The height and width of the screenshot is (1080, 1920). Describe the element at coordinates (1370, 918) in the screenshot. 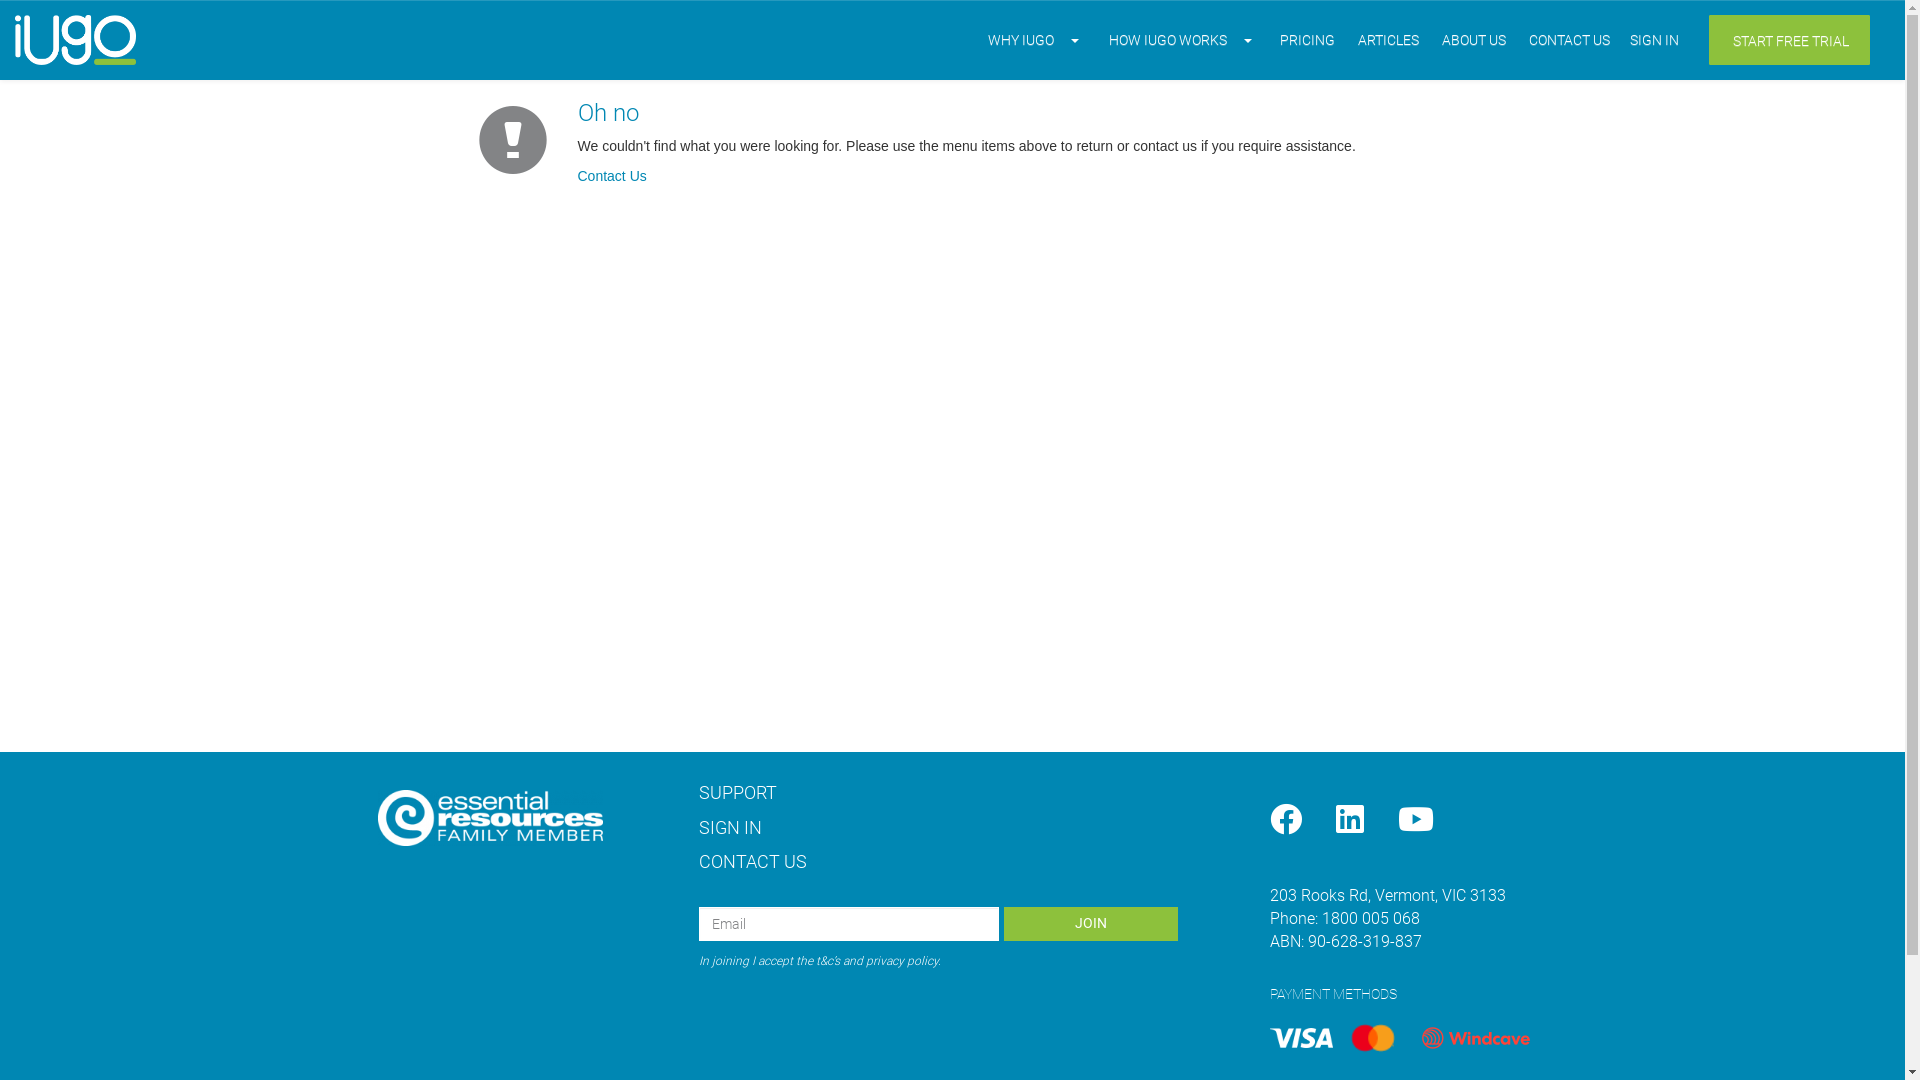

I see `'1800 005 068'` at that location.